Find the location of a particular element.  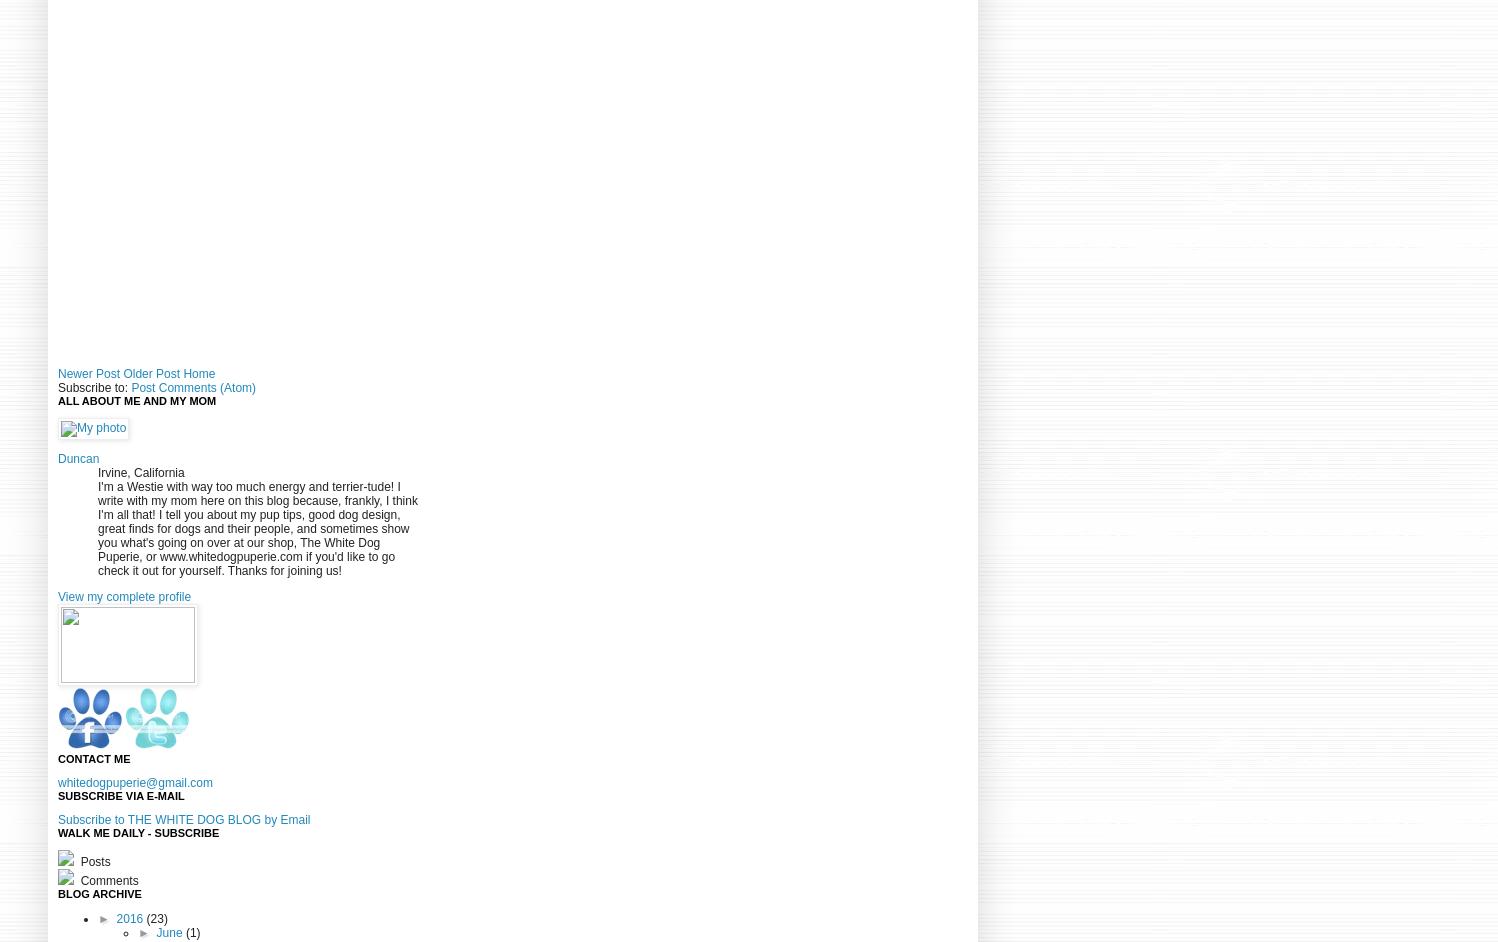

'whitedogpuperie@gmail.com' is located at coordinates (134, 782).